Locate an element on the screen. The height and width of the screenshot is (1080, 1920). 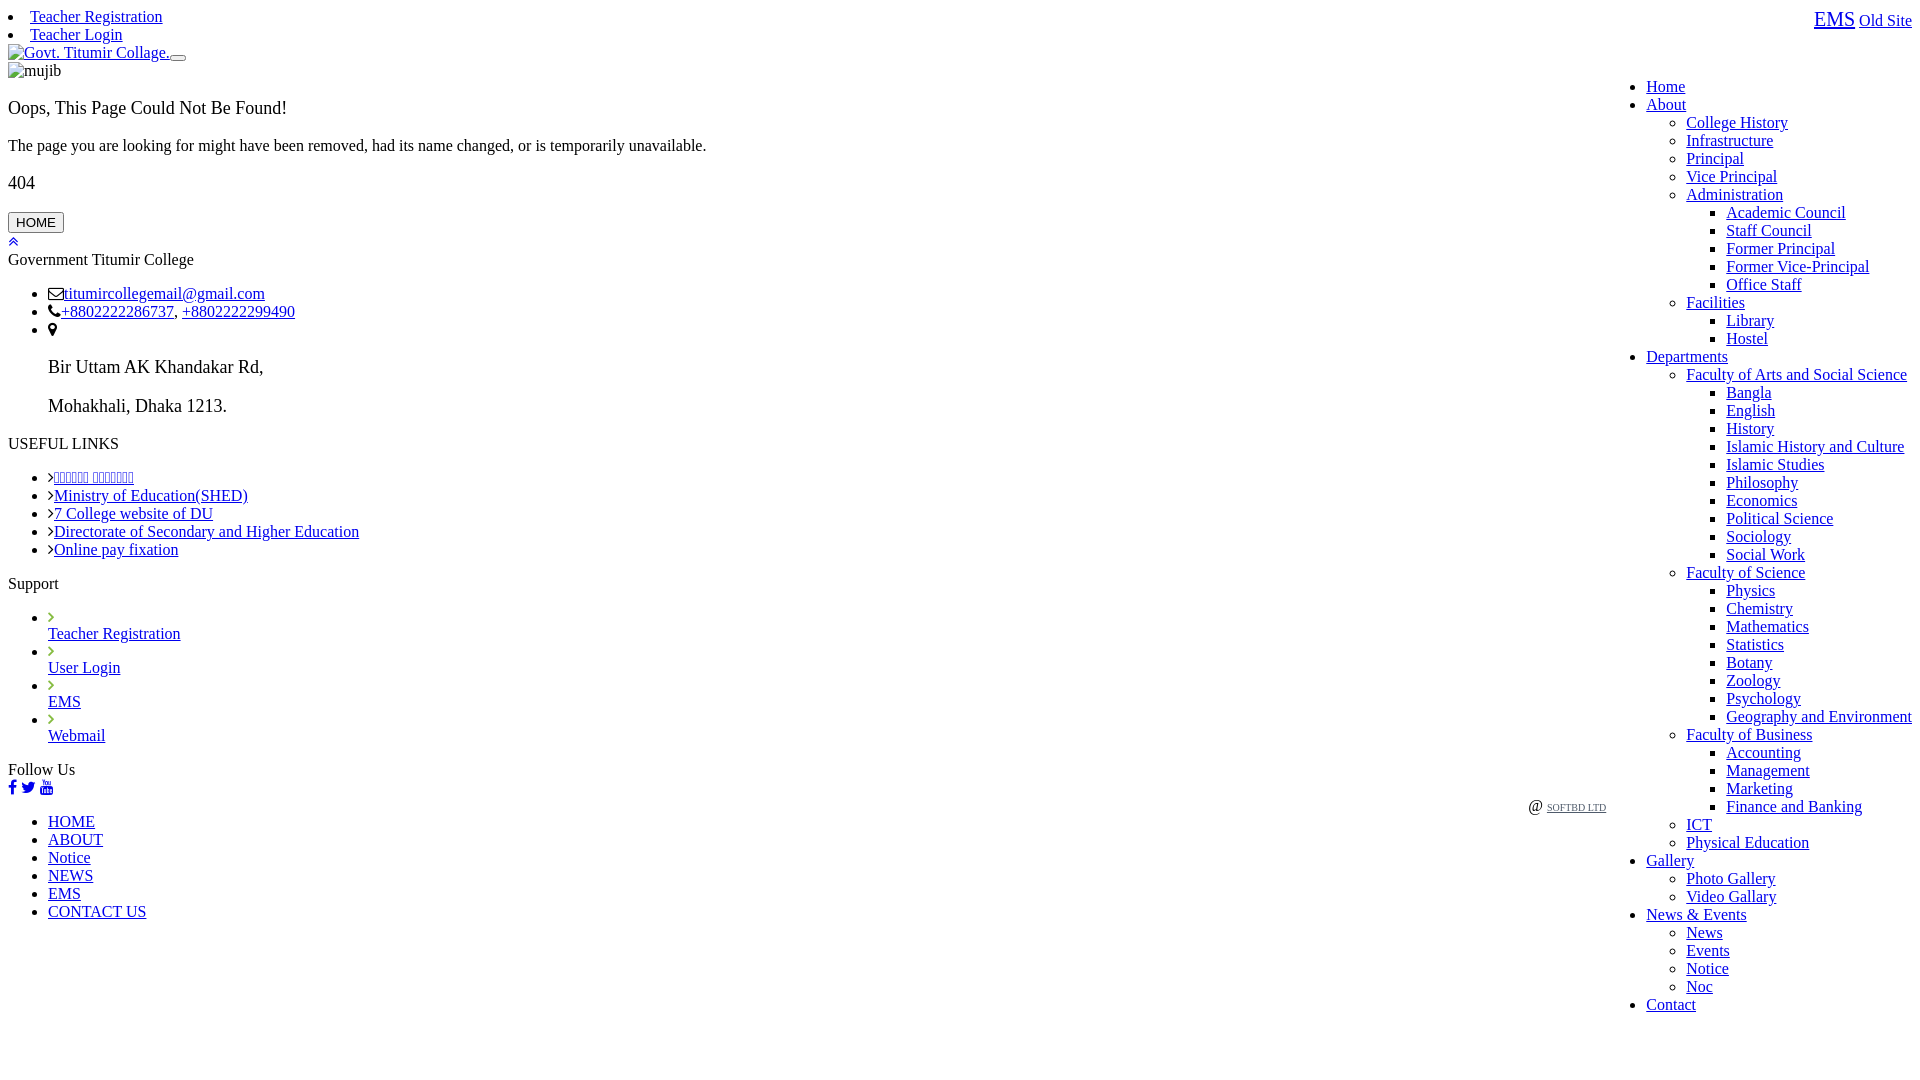
'About' is located at coordinates (1665, 104).